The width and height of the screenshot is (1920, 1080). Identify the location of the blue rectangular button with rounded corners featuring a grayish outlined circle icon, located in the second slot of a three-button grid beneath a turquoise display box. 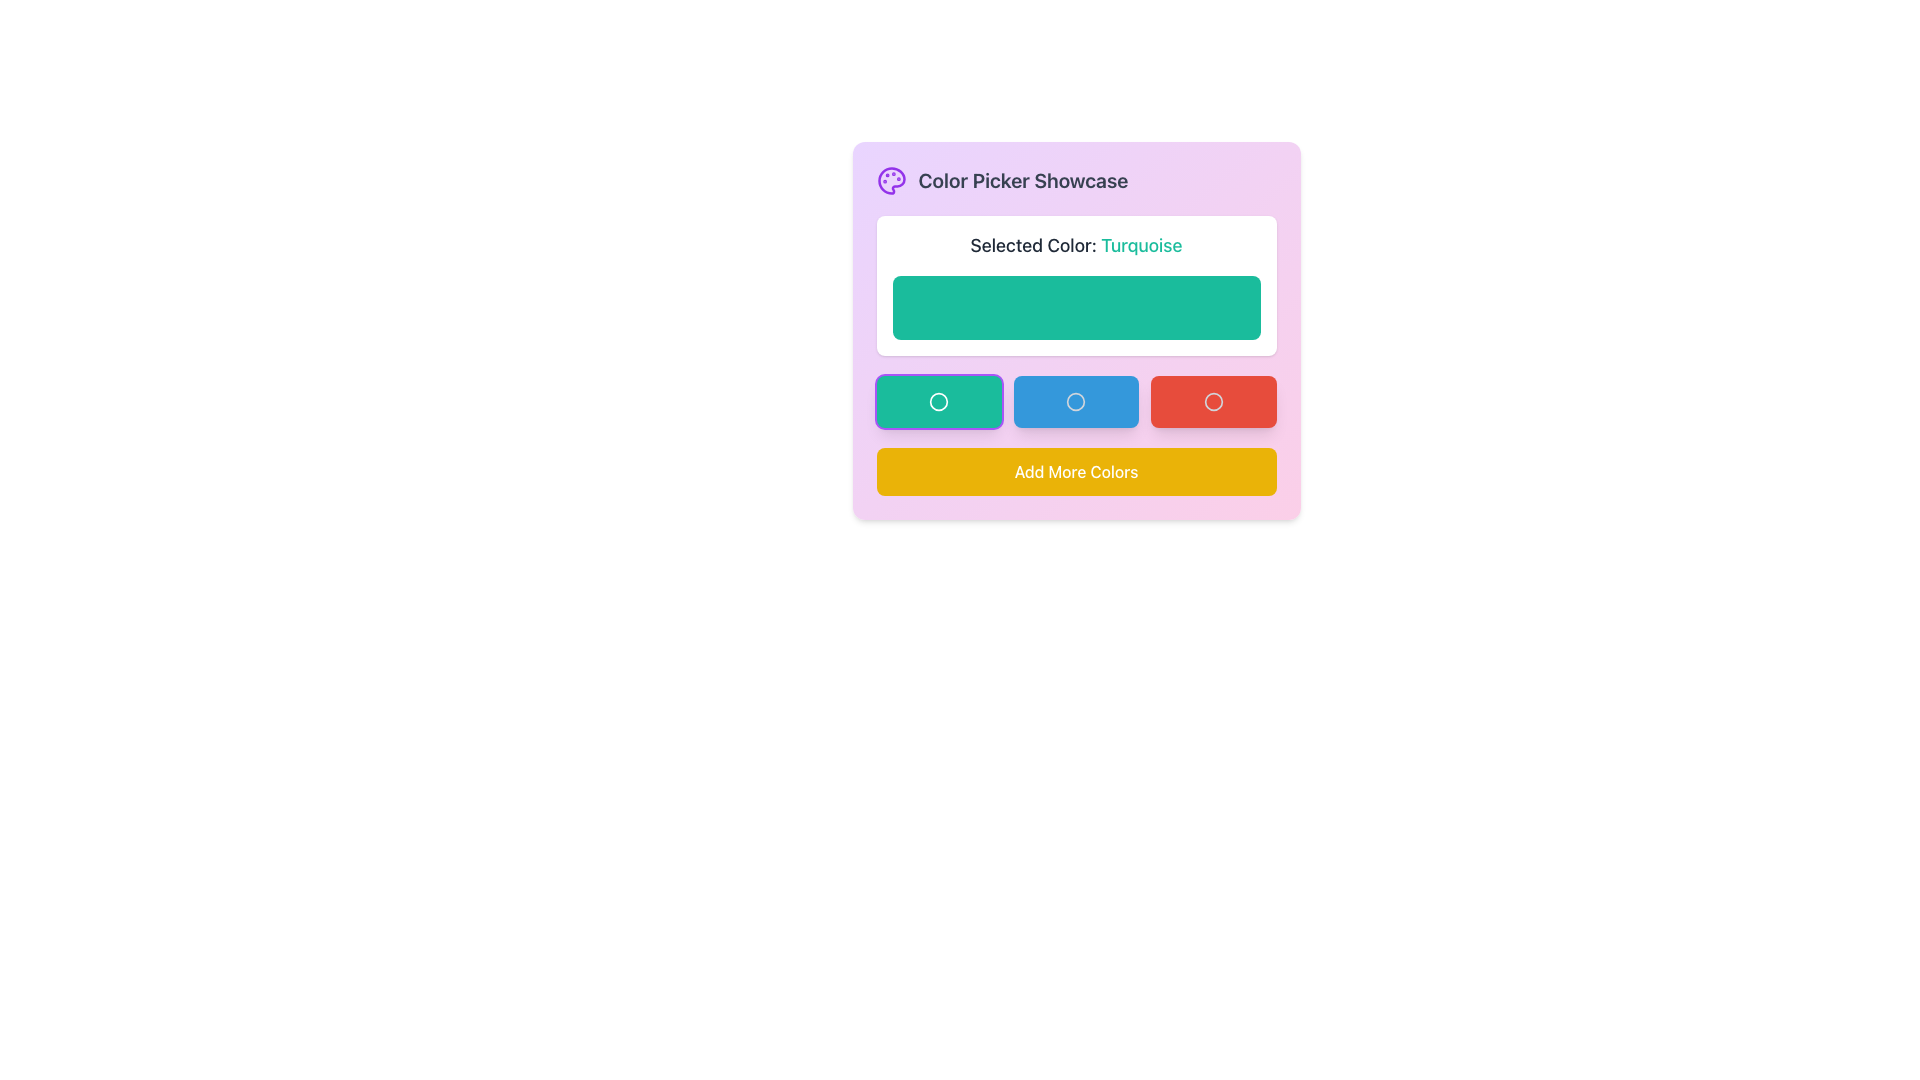
(1075, 401).